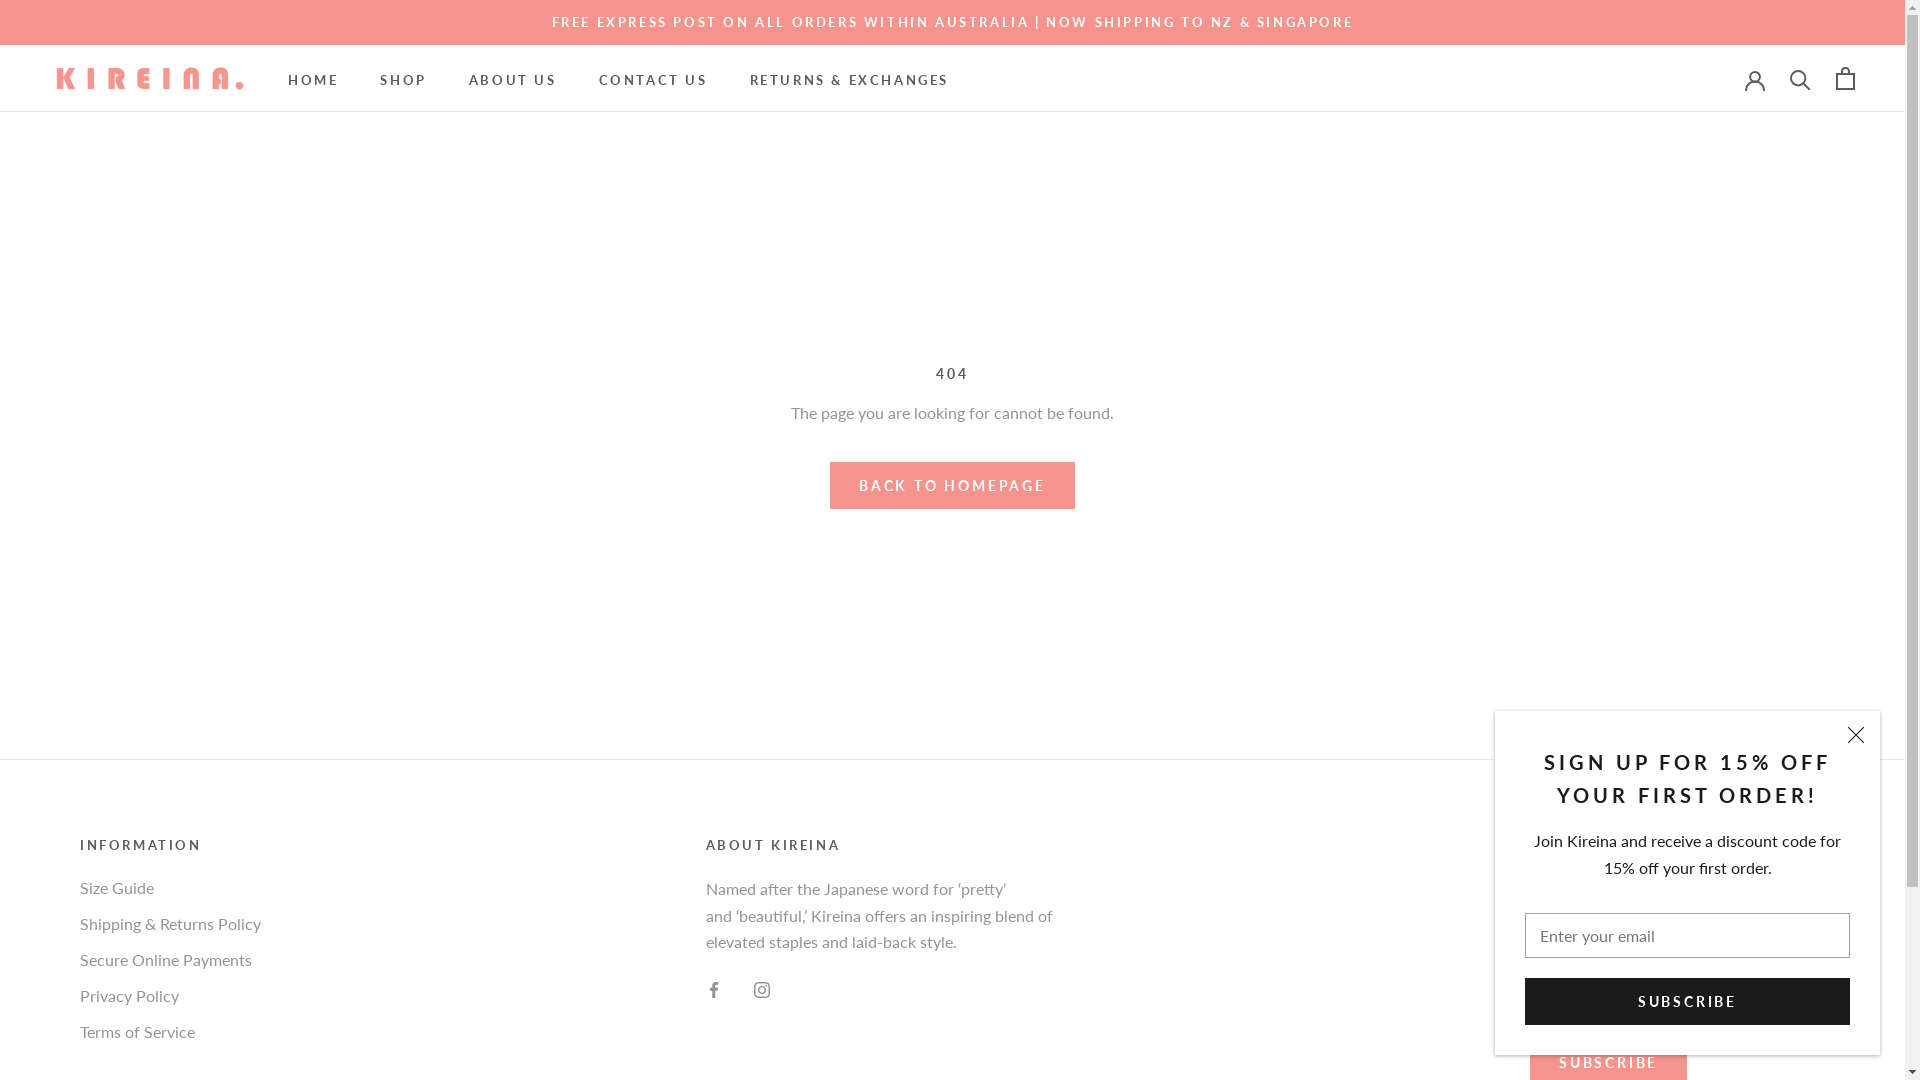 The height and width of the screenshot is (1080, 1920). What do you see at coordinates (653, 79) in the screenshot?
I see `'CONTACT US` at bounding box center [653, 79].